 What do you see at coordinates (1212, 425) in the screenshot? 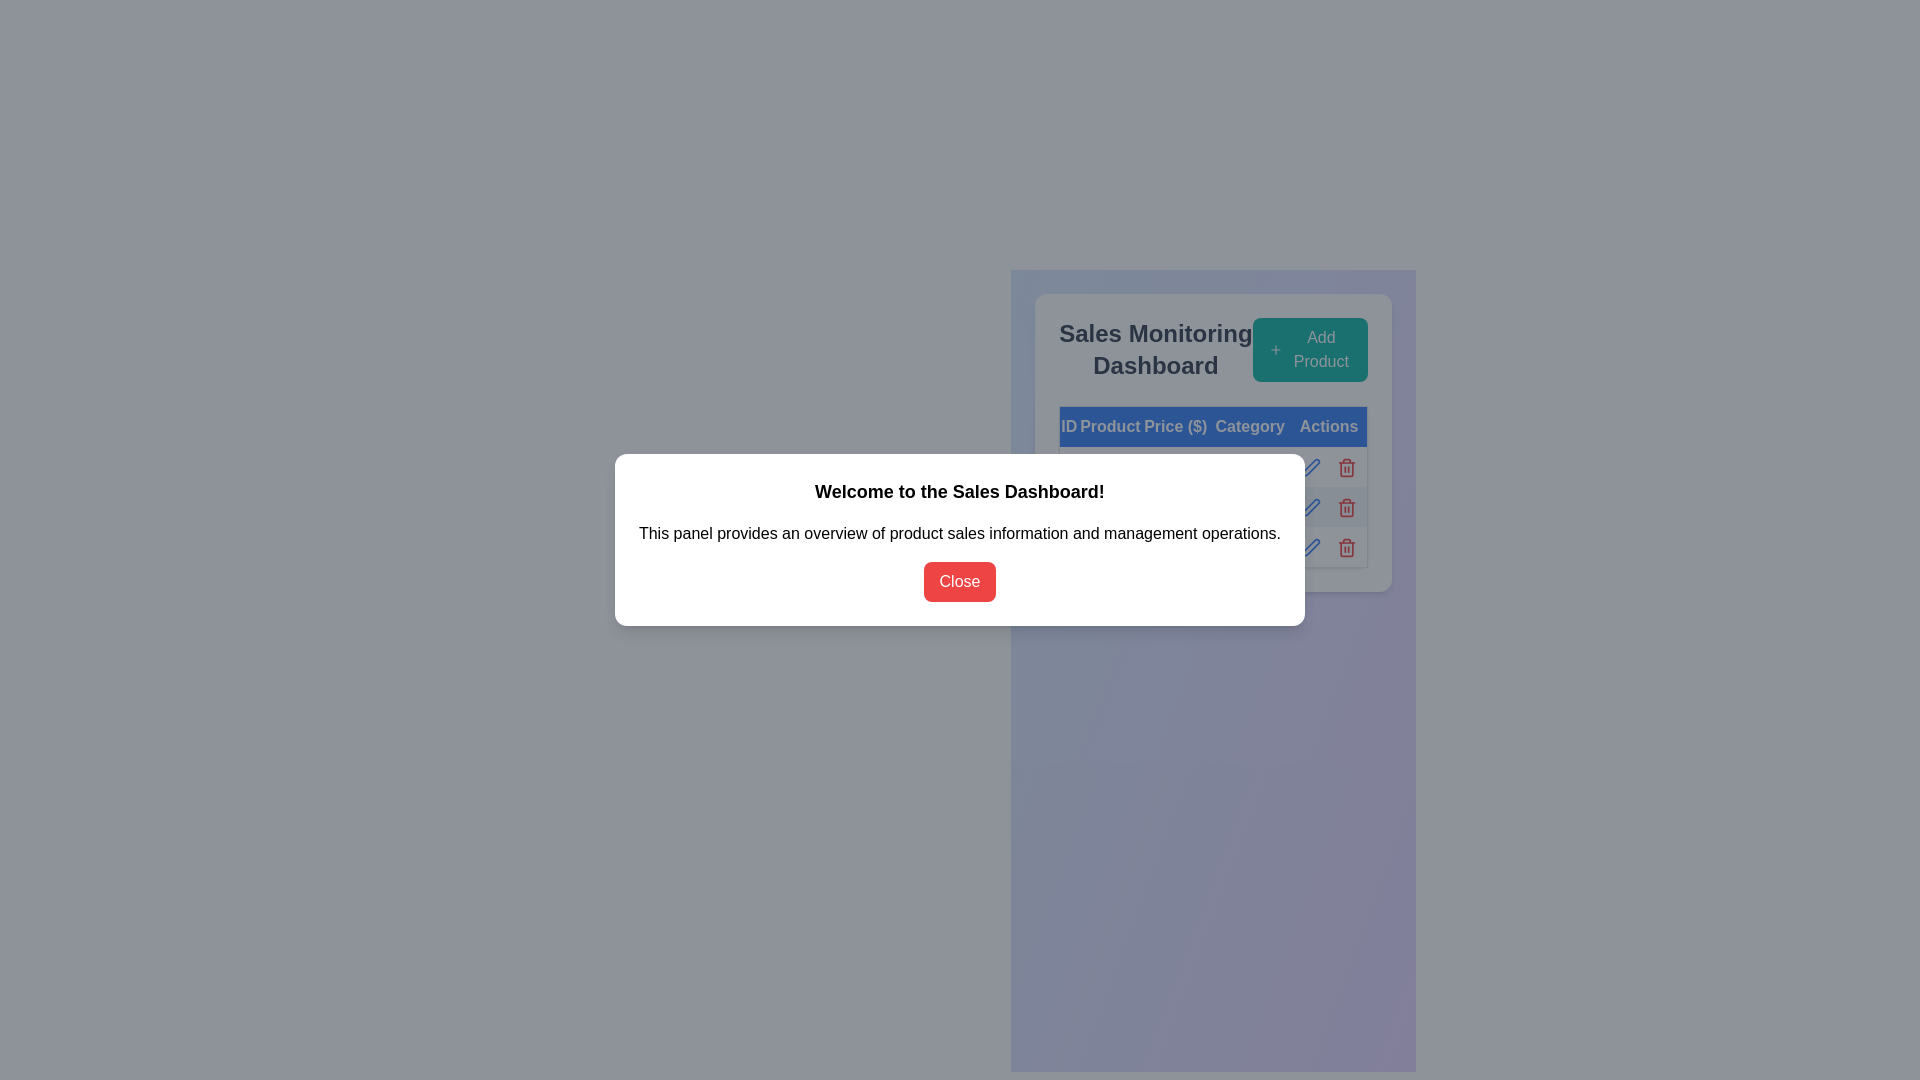
I see `column headings of the table header row with a blue background and white text, which includes titles: 'ID', 'Product', 'Price ($)', 'Category', and 'Actions'` at bounding box center [1212, 425].